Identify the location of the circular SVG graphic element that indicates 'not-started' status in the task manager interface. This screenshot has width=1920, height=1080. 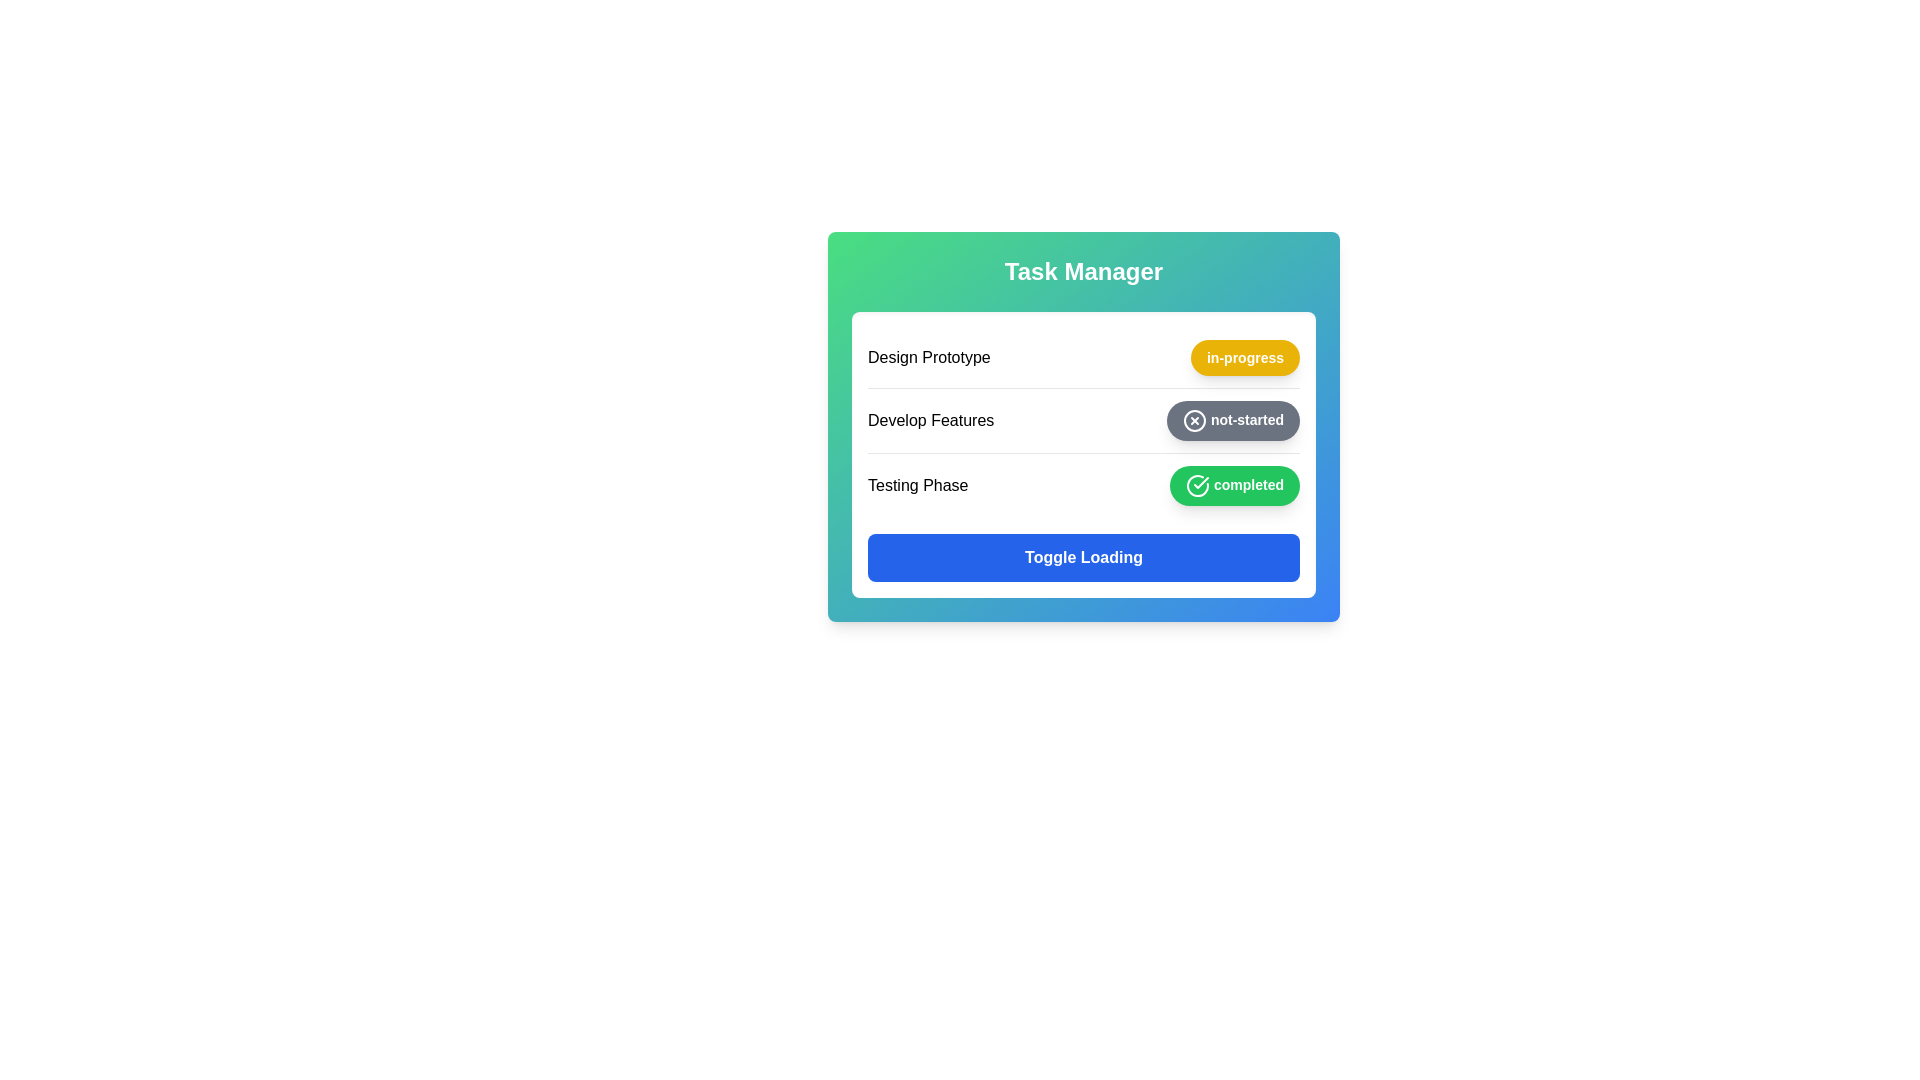
(1194, 419).